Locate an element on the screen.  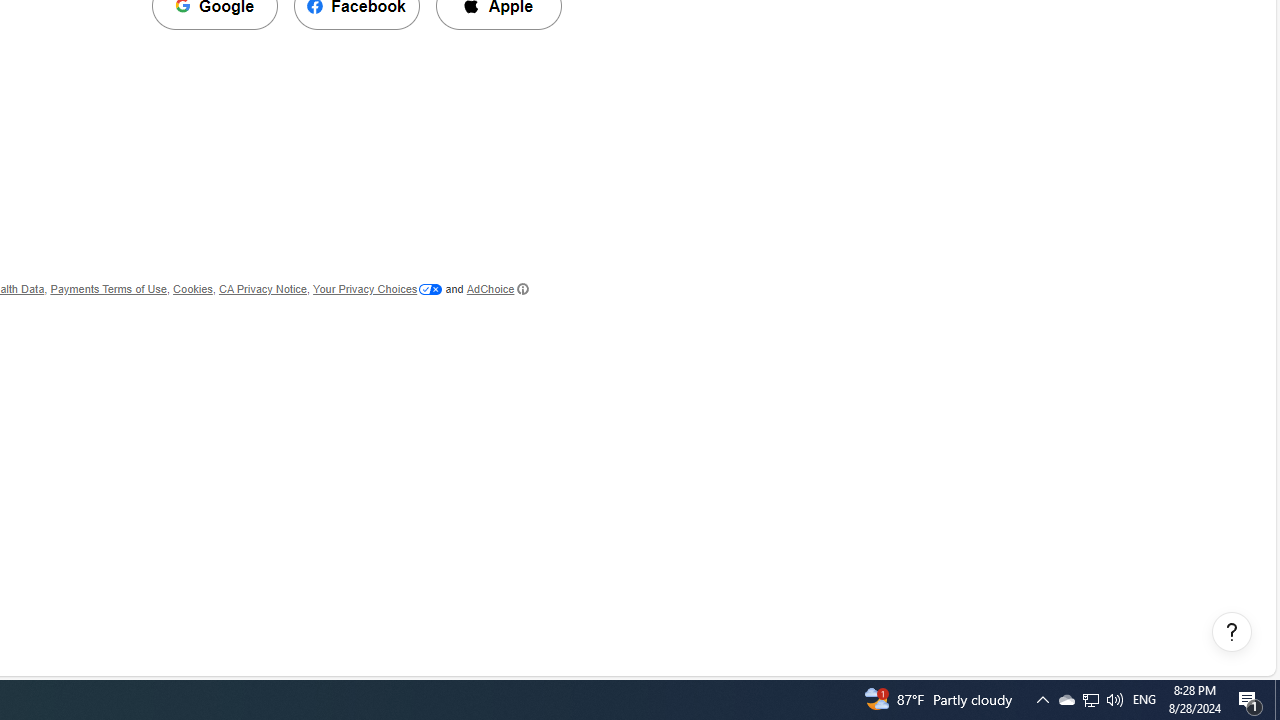
'Cookies' is located at coordinates (192, 289).